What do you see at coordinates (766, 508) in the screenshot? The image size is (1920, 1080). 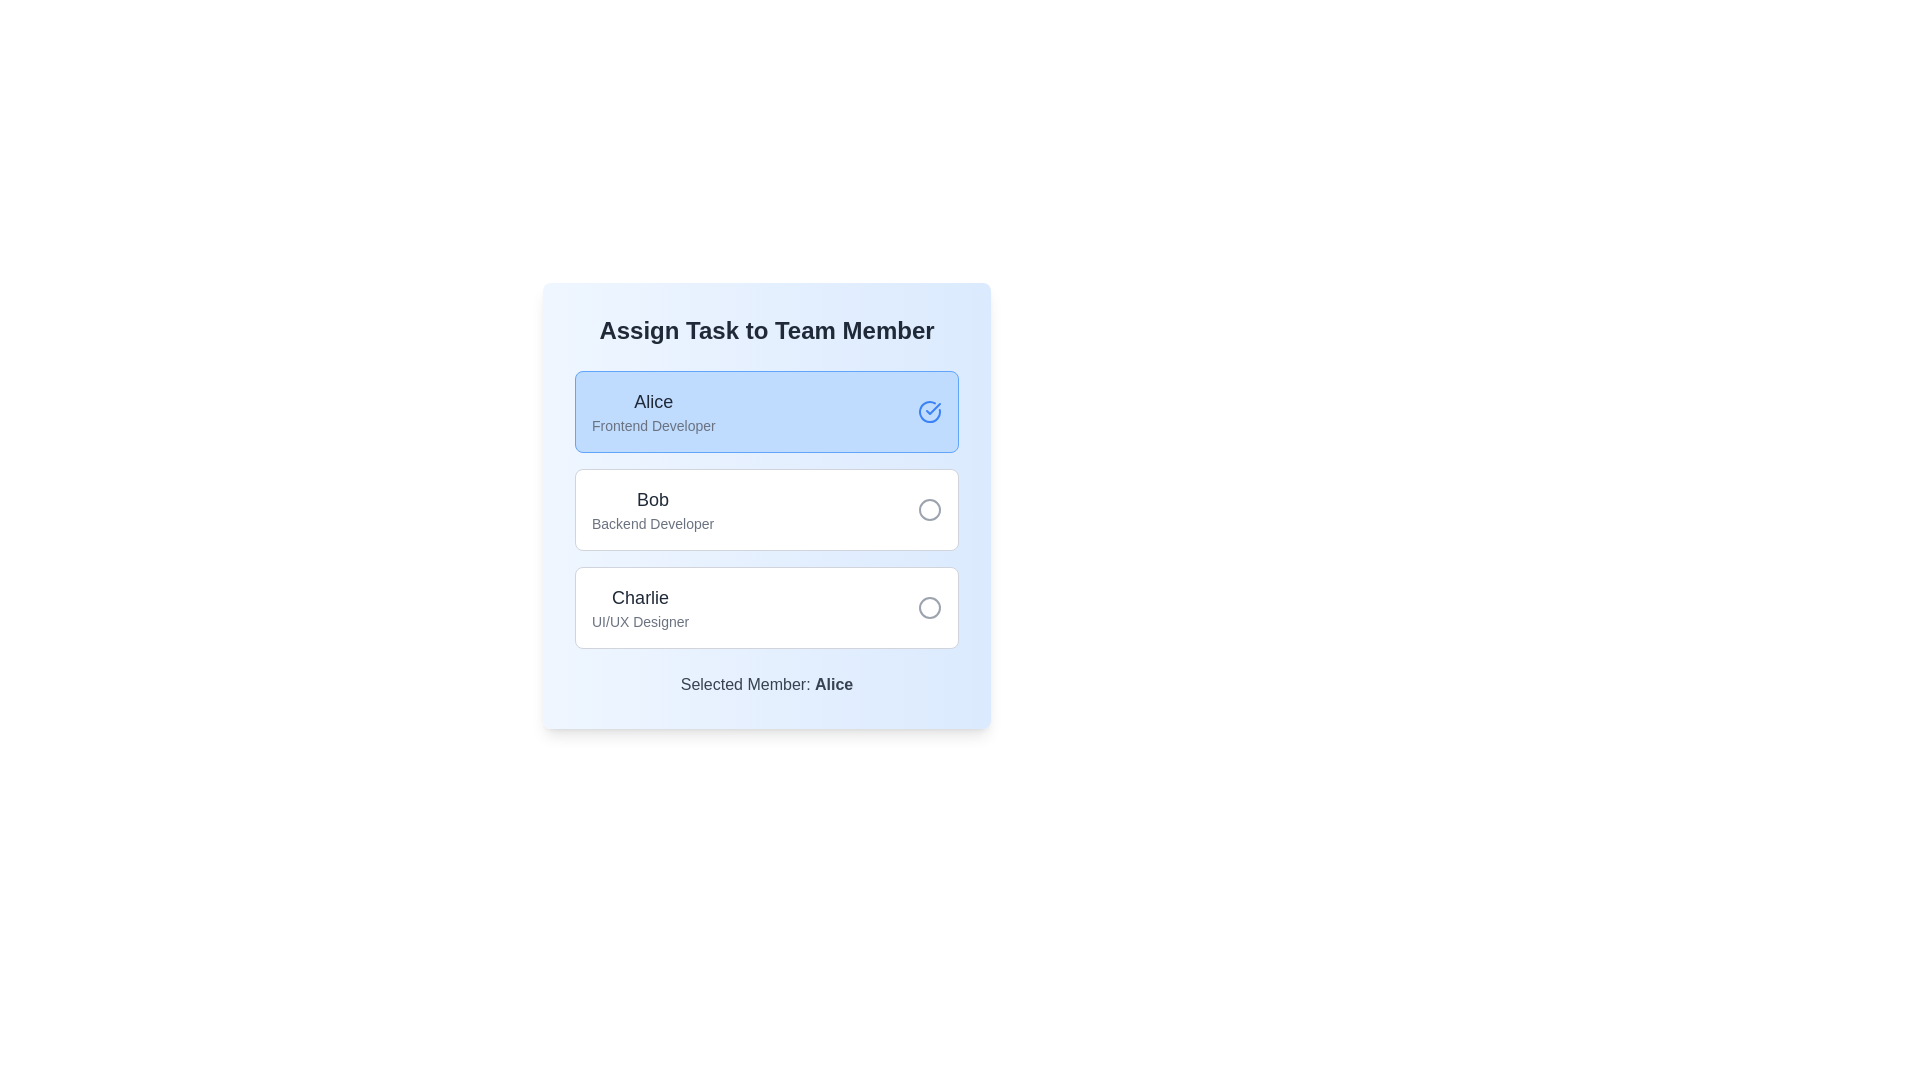 I see `the circular radio button on the Selectable option card` at bounding box center [766, 508].